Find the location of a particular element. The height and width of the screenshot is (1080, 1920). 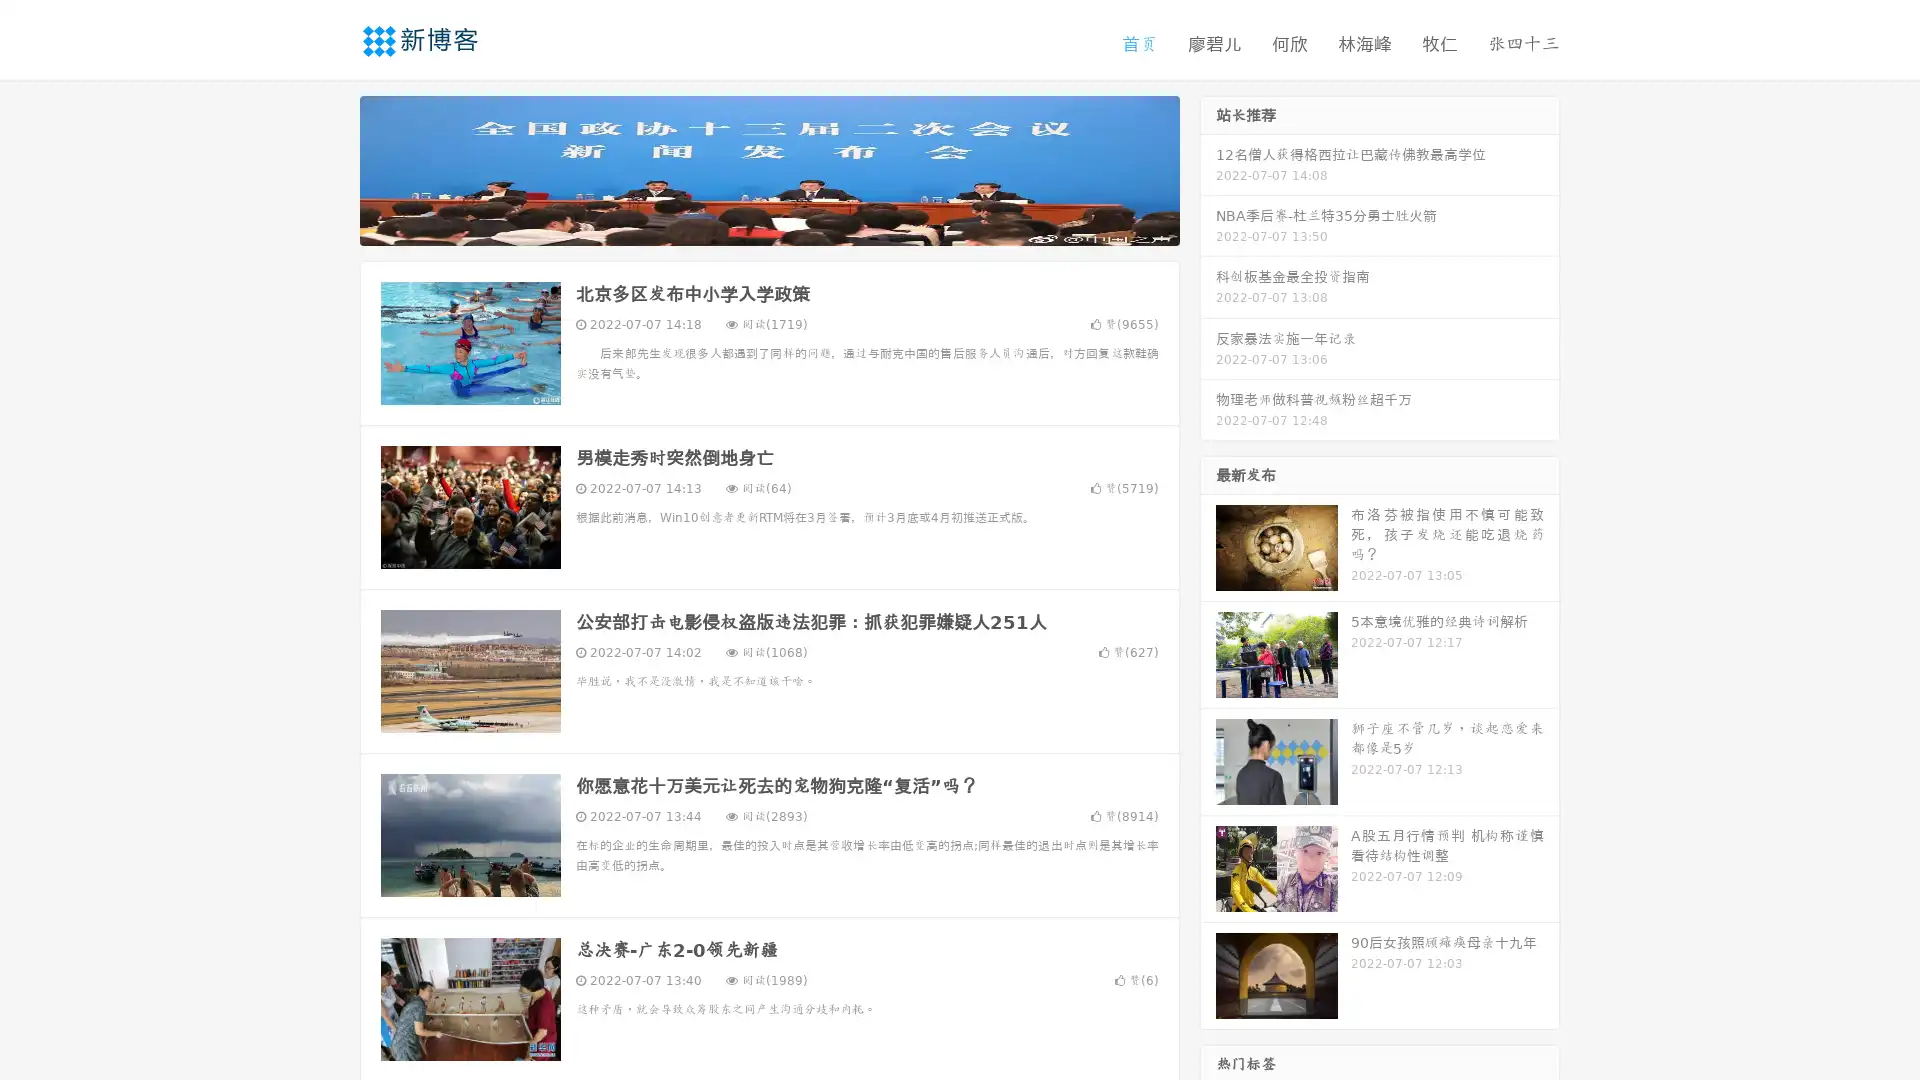

Go to slide 3 is located at coordinates (789, 225).